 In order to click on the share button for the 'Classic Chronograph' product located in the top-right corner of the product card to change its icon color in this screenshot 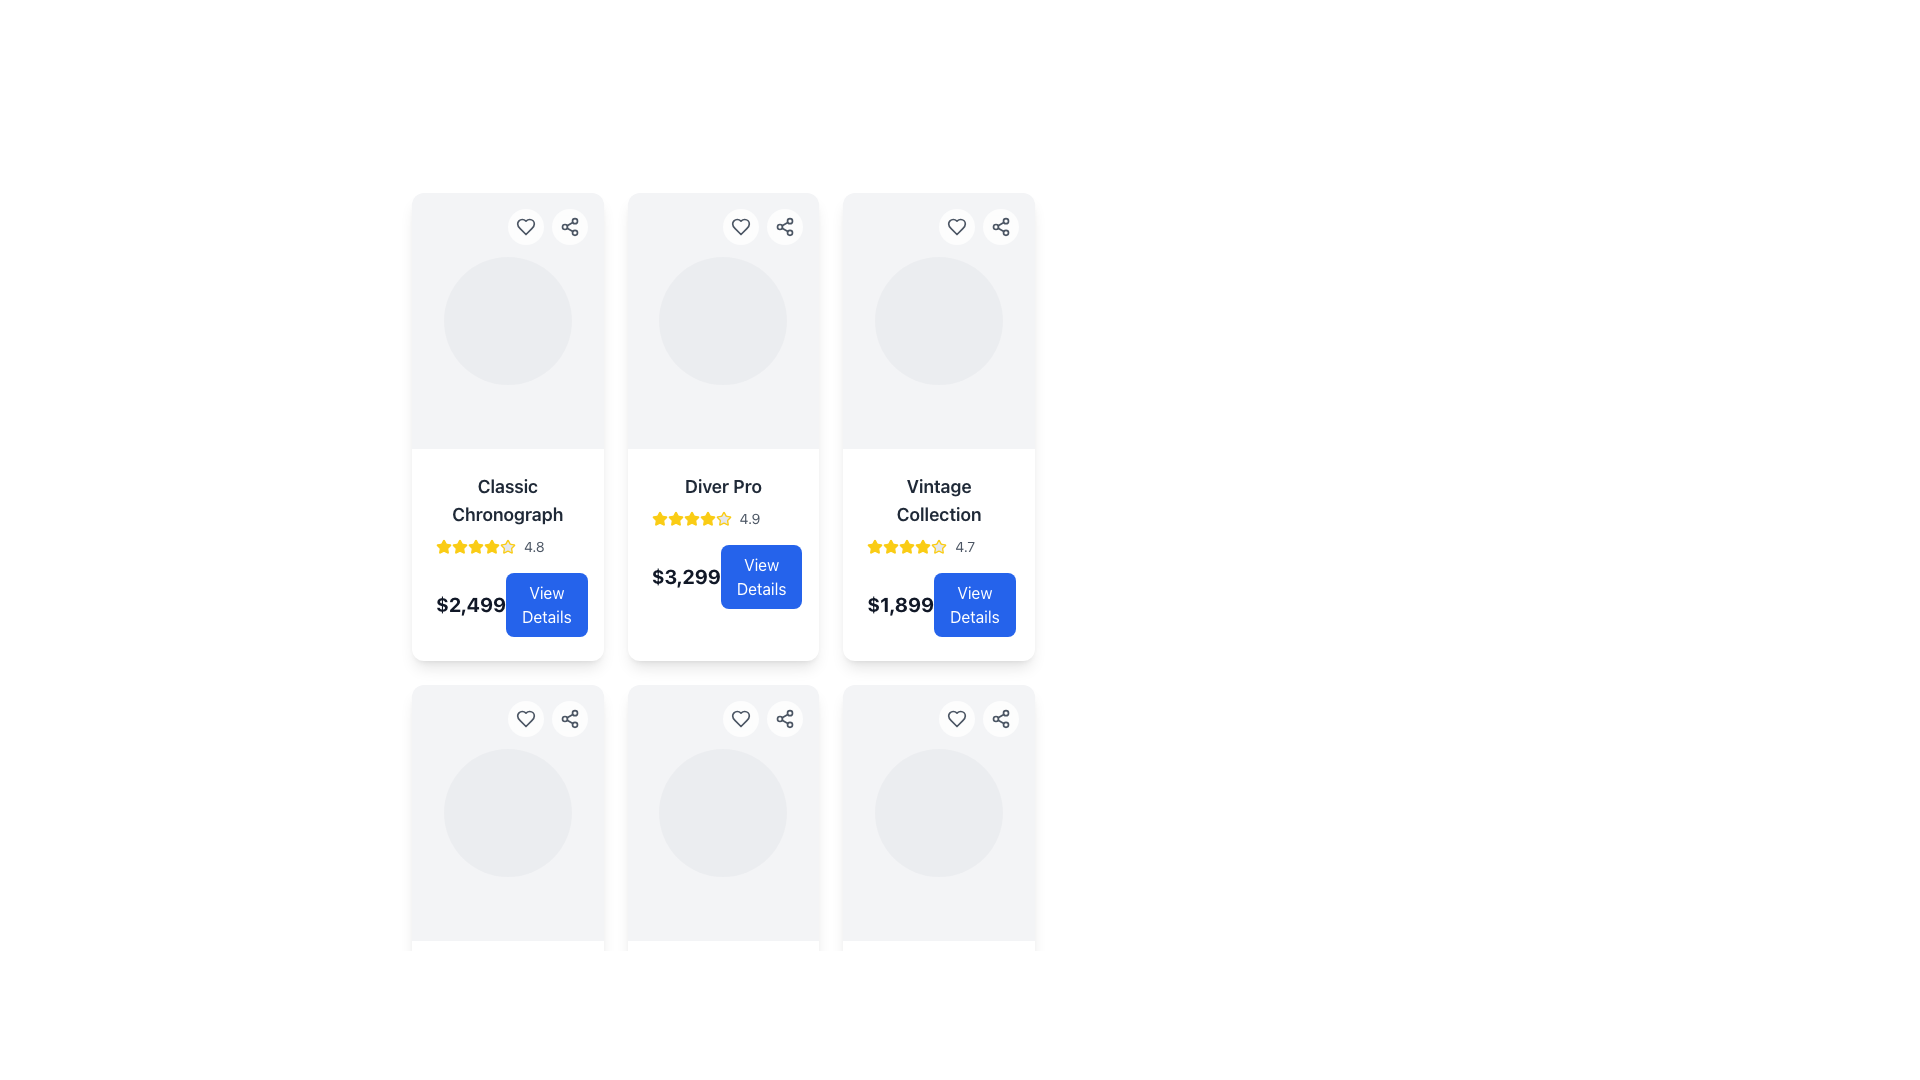, I will do `click(568, 226)`.